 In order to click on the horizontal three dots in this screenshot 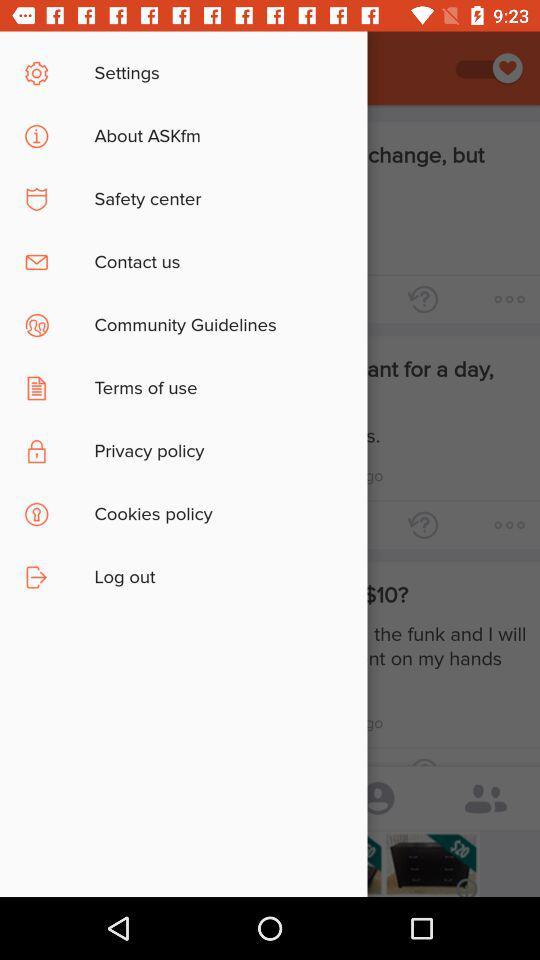, I will do `click(509, 298)`.